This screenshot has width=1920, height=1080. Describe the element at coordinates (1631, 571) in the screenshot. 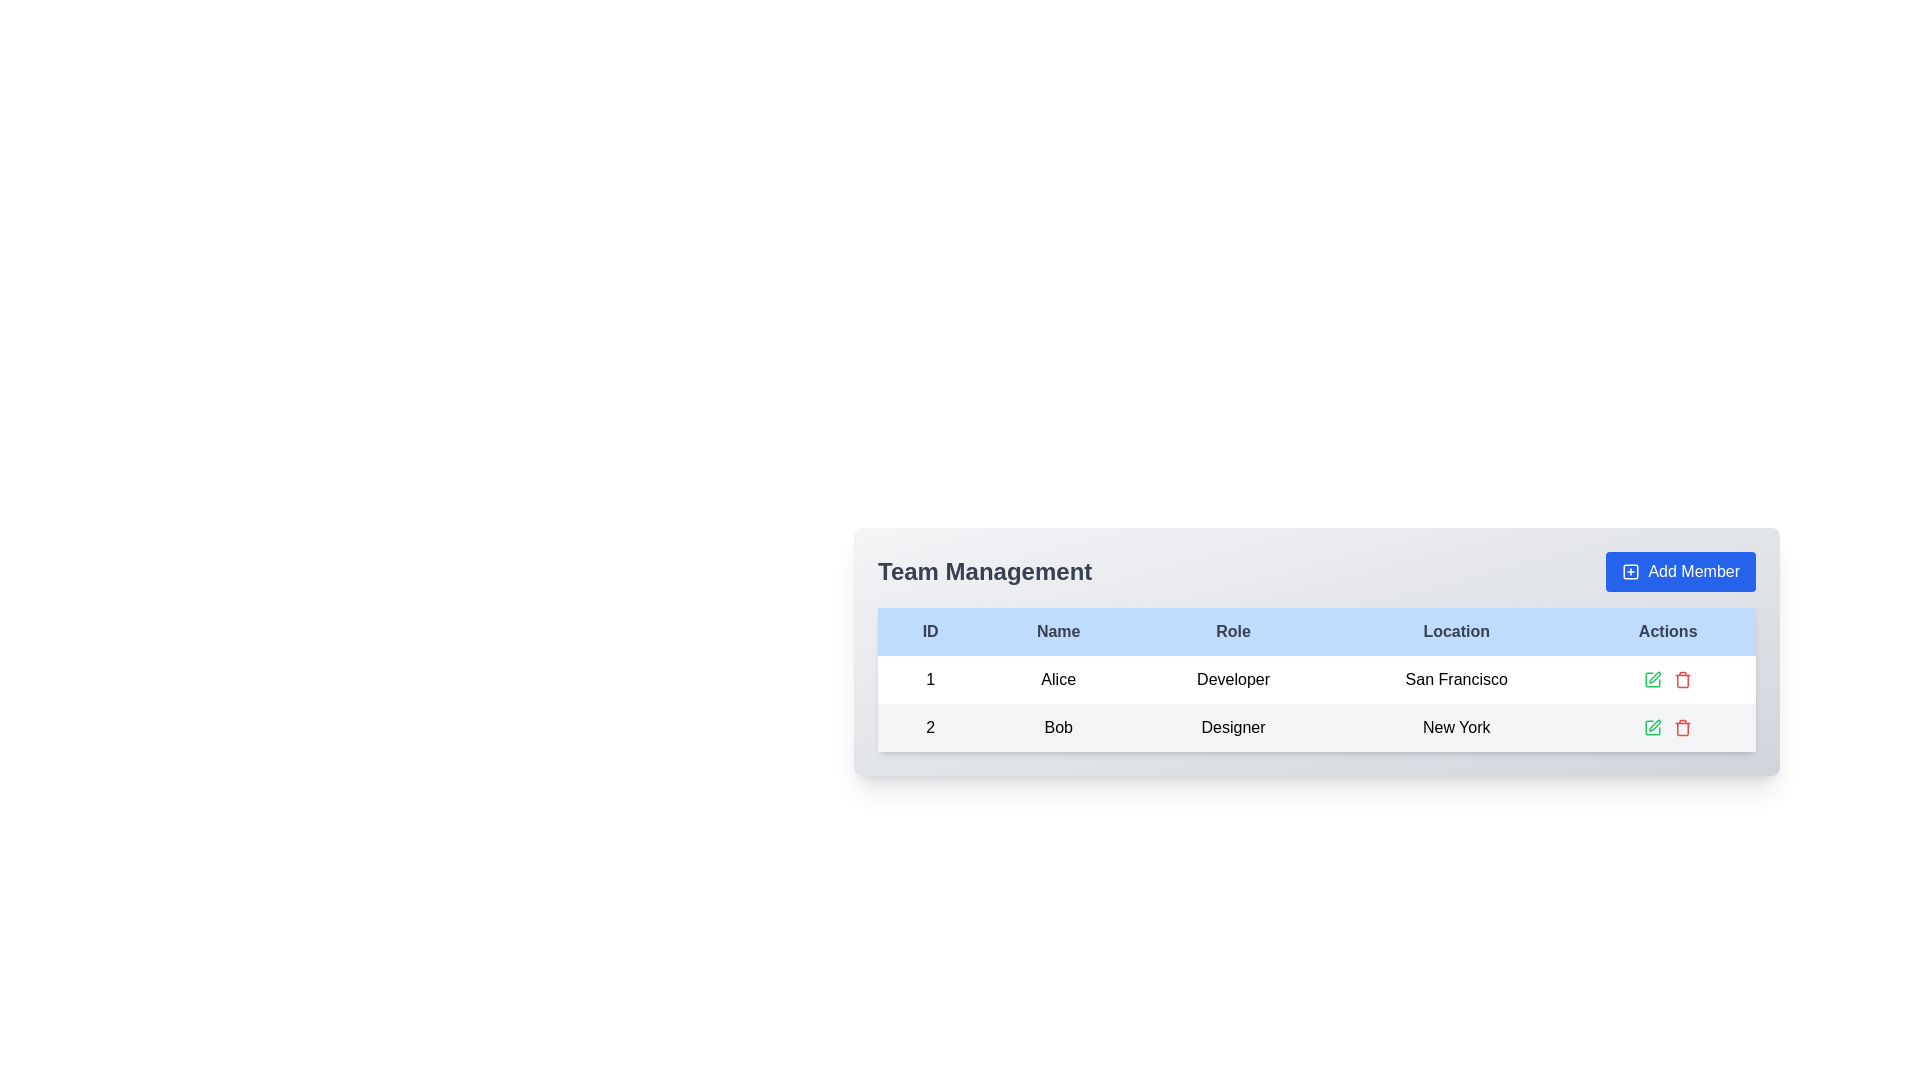

I see `the small square icon with a plus sign inside it, located to the left of the 'Add Member' text` at that location.